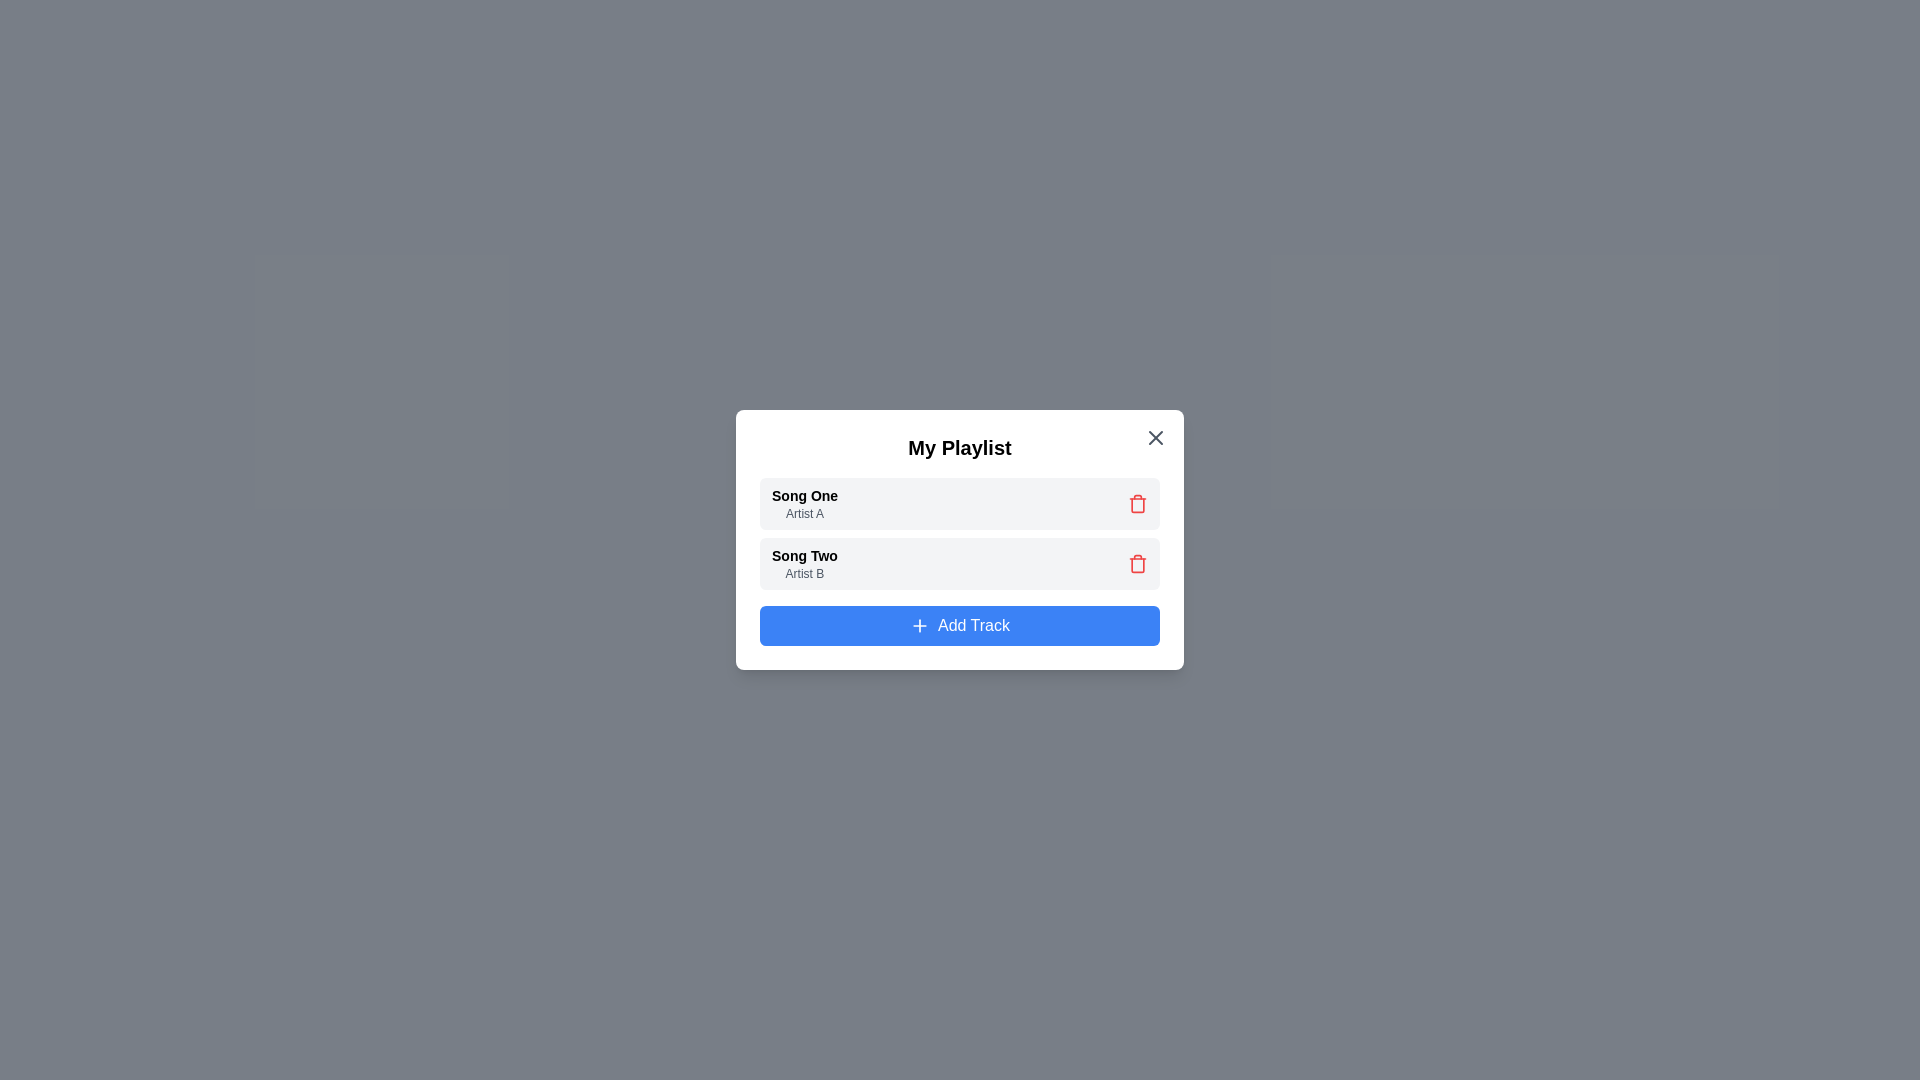  Describe the element at coordinates (805, 503) in the screenshot. I see `the first list item in 'My Playlist' displaying 'Song One' and 'Artist A'` at that location.